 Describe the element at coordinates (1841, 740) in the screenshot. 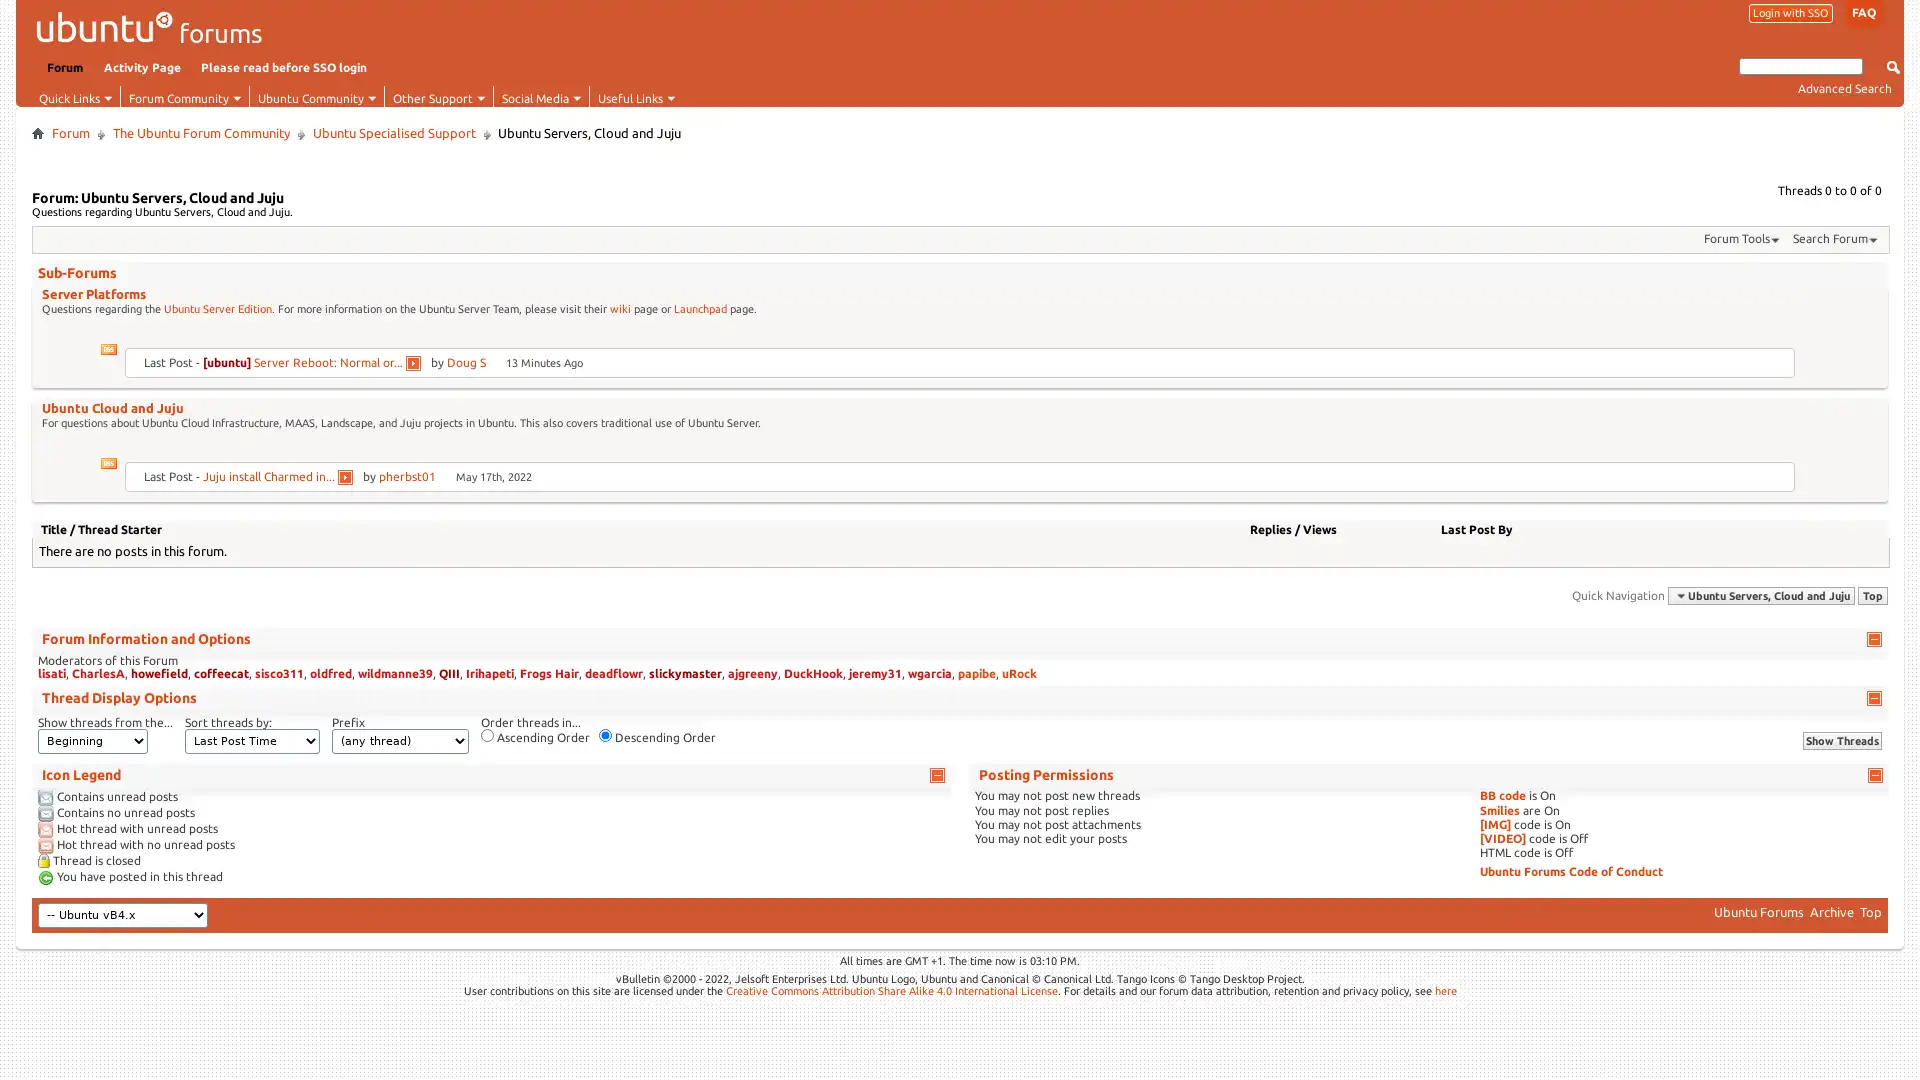

I see `Show Threads` at that location.